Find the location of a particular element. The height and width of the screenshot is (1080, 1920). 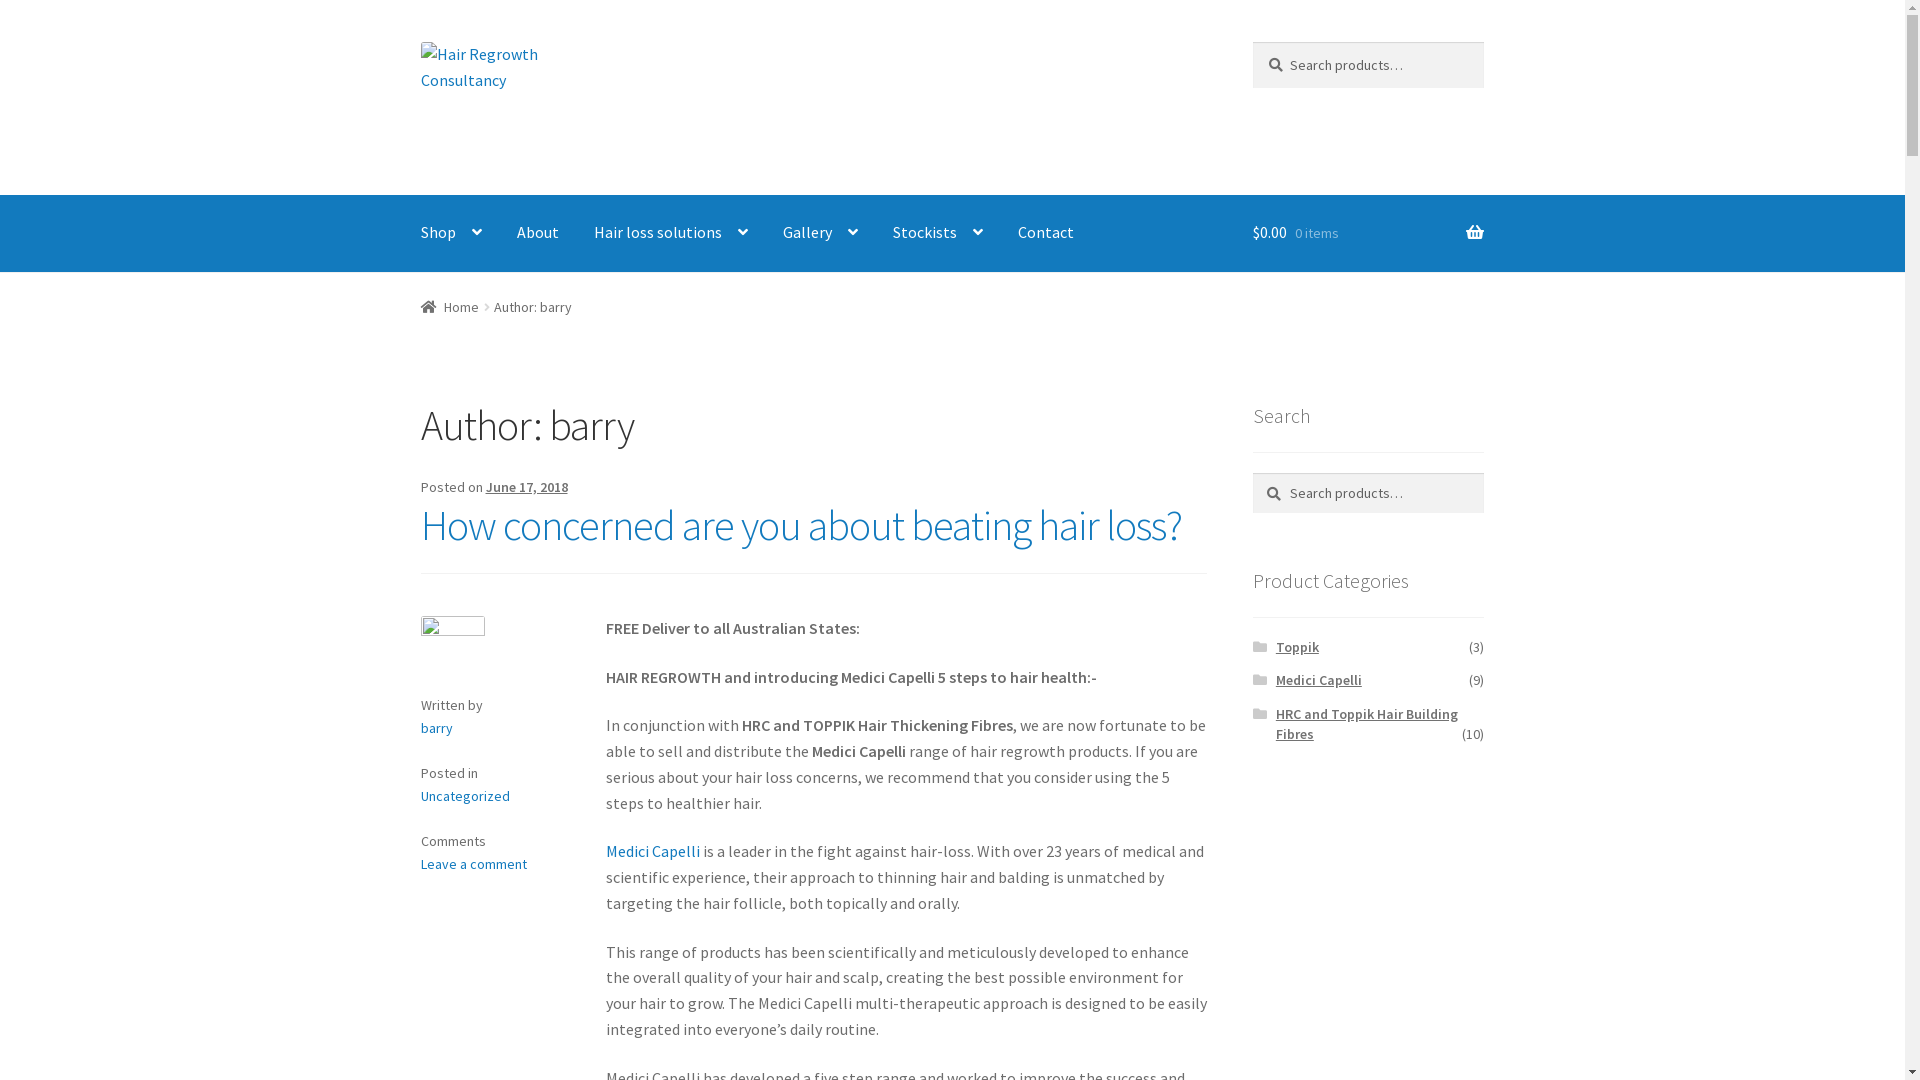

'Shop' is located at coordinates (450, 233).